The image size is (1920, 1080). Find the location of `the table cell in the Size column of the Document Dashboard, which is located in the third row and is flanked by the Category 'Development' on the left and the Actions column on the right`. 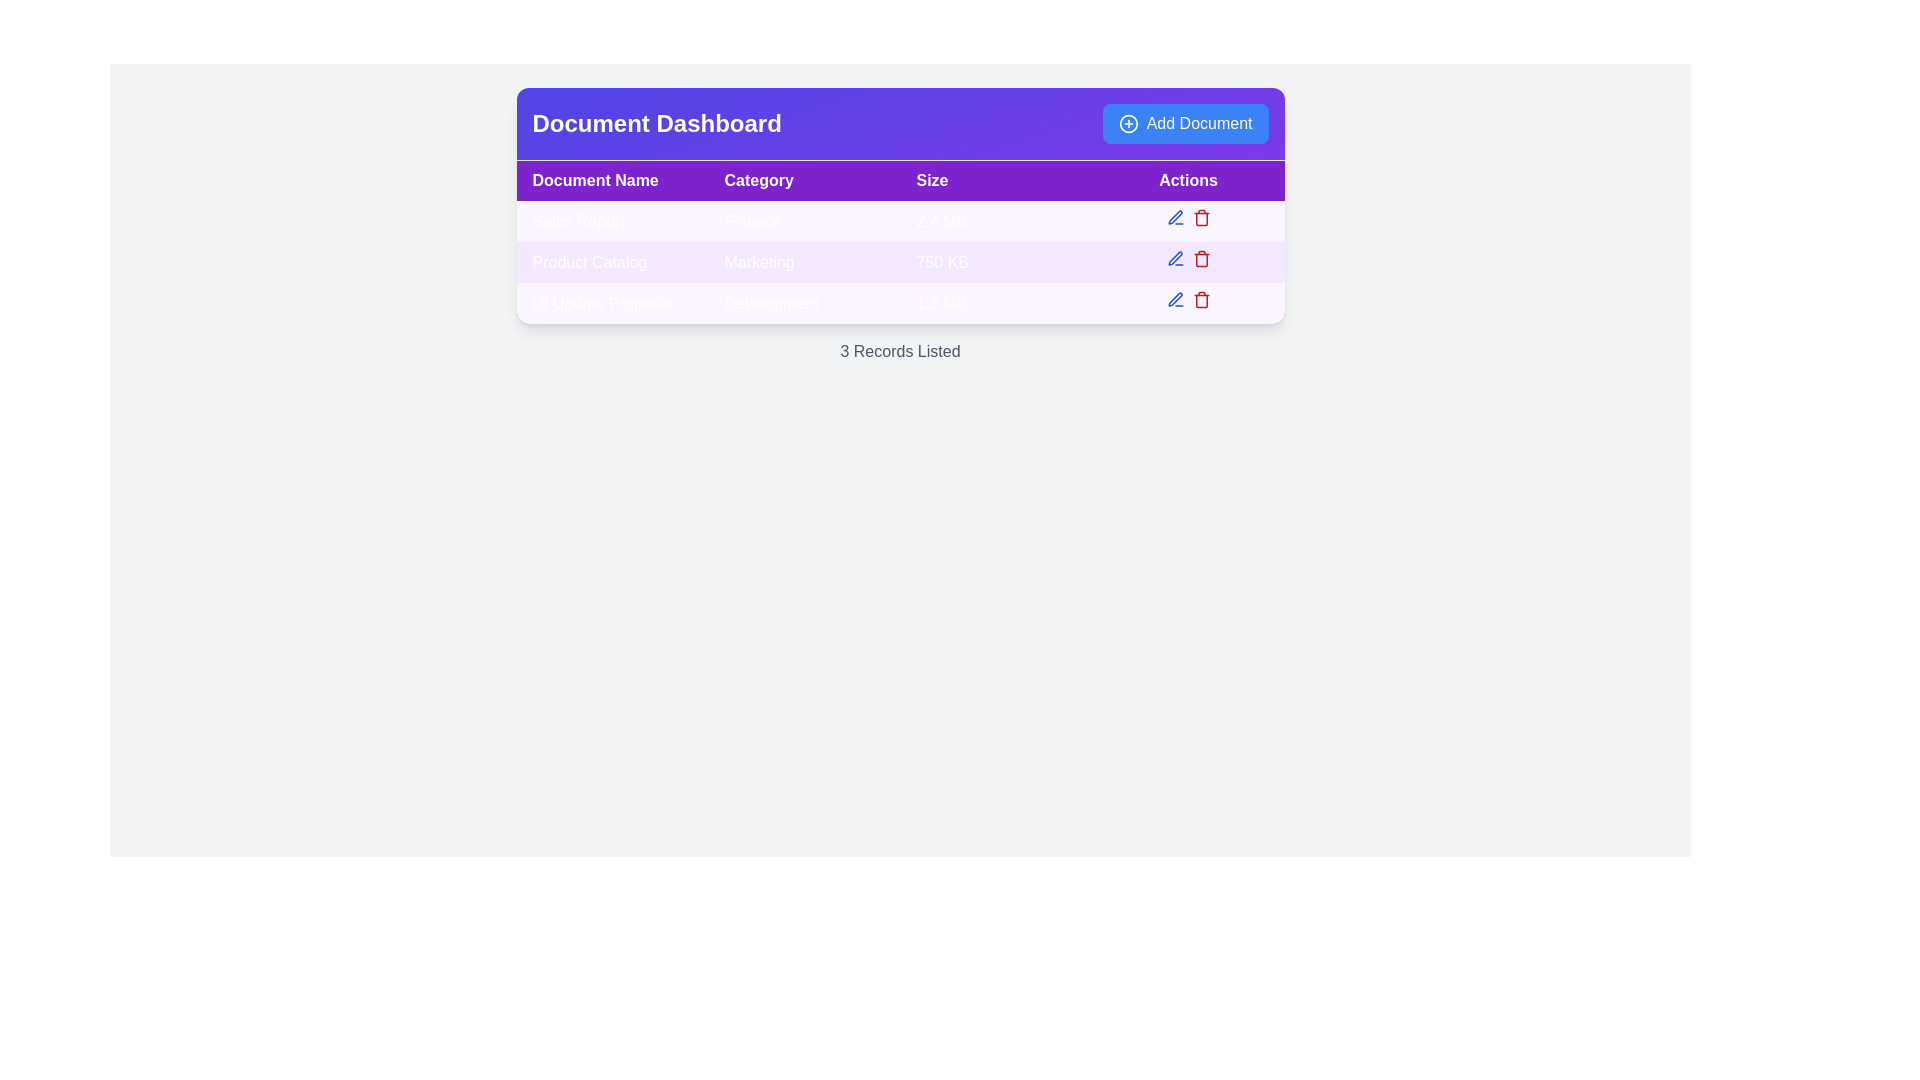

the table cell in the Size column of the Document Dashboard, which is located in the third row and is flanked by the Category 'Development' on the left and the Actions column on the right is located at coordinates (996, 303).